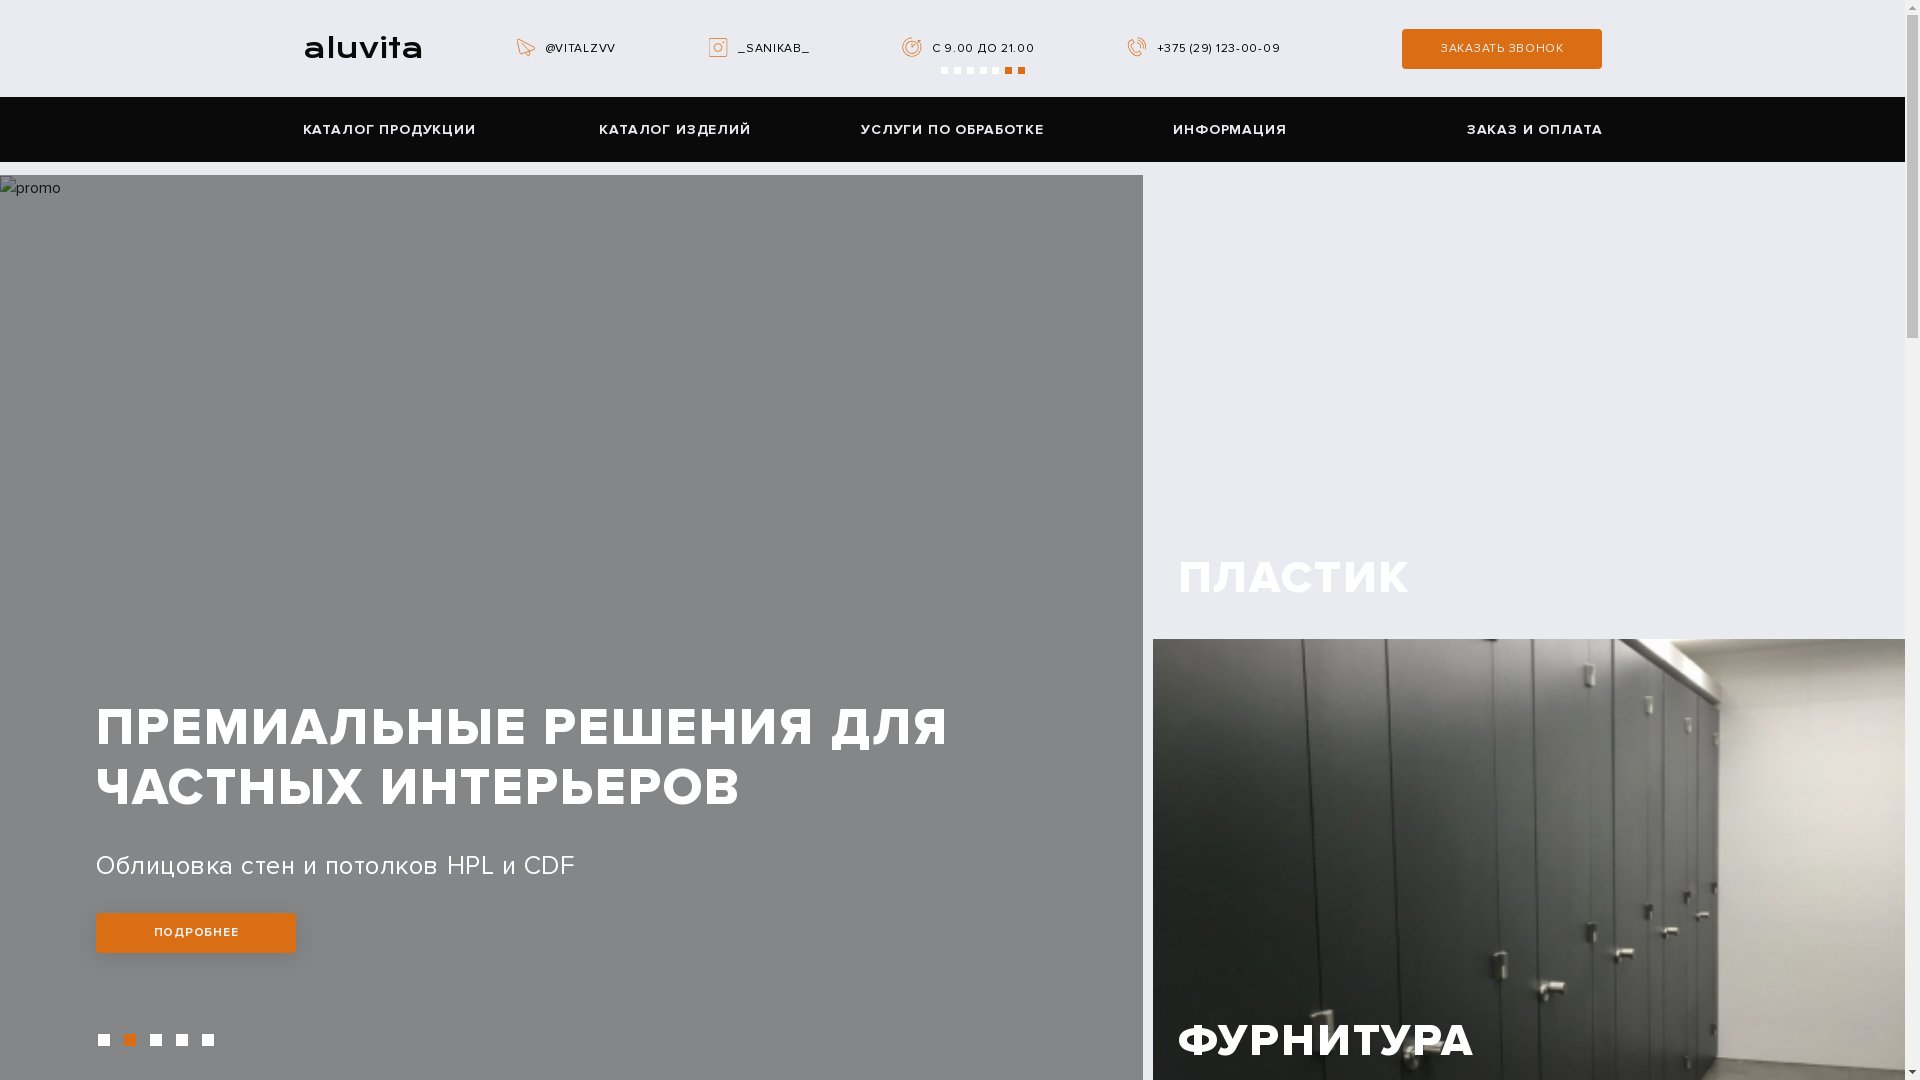 The image size is (1920, 1080). What do you see at coordinates (772, 47) in the screenshot?
I see `'_SANIKAB_'` at bounding box center [772, 47].